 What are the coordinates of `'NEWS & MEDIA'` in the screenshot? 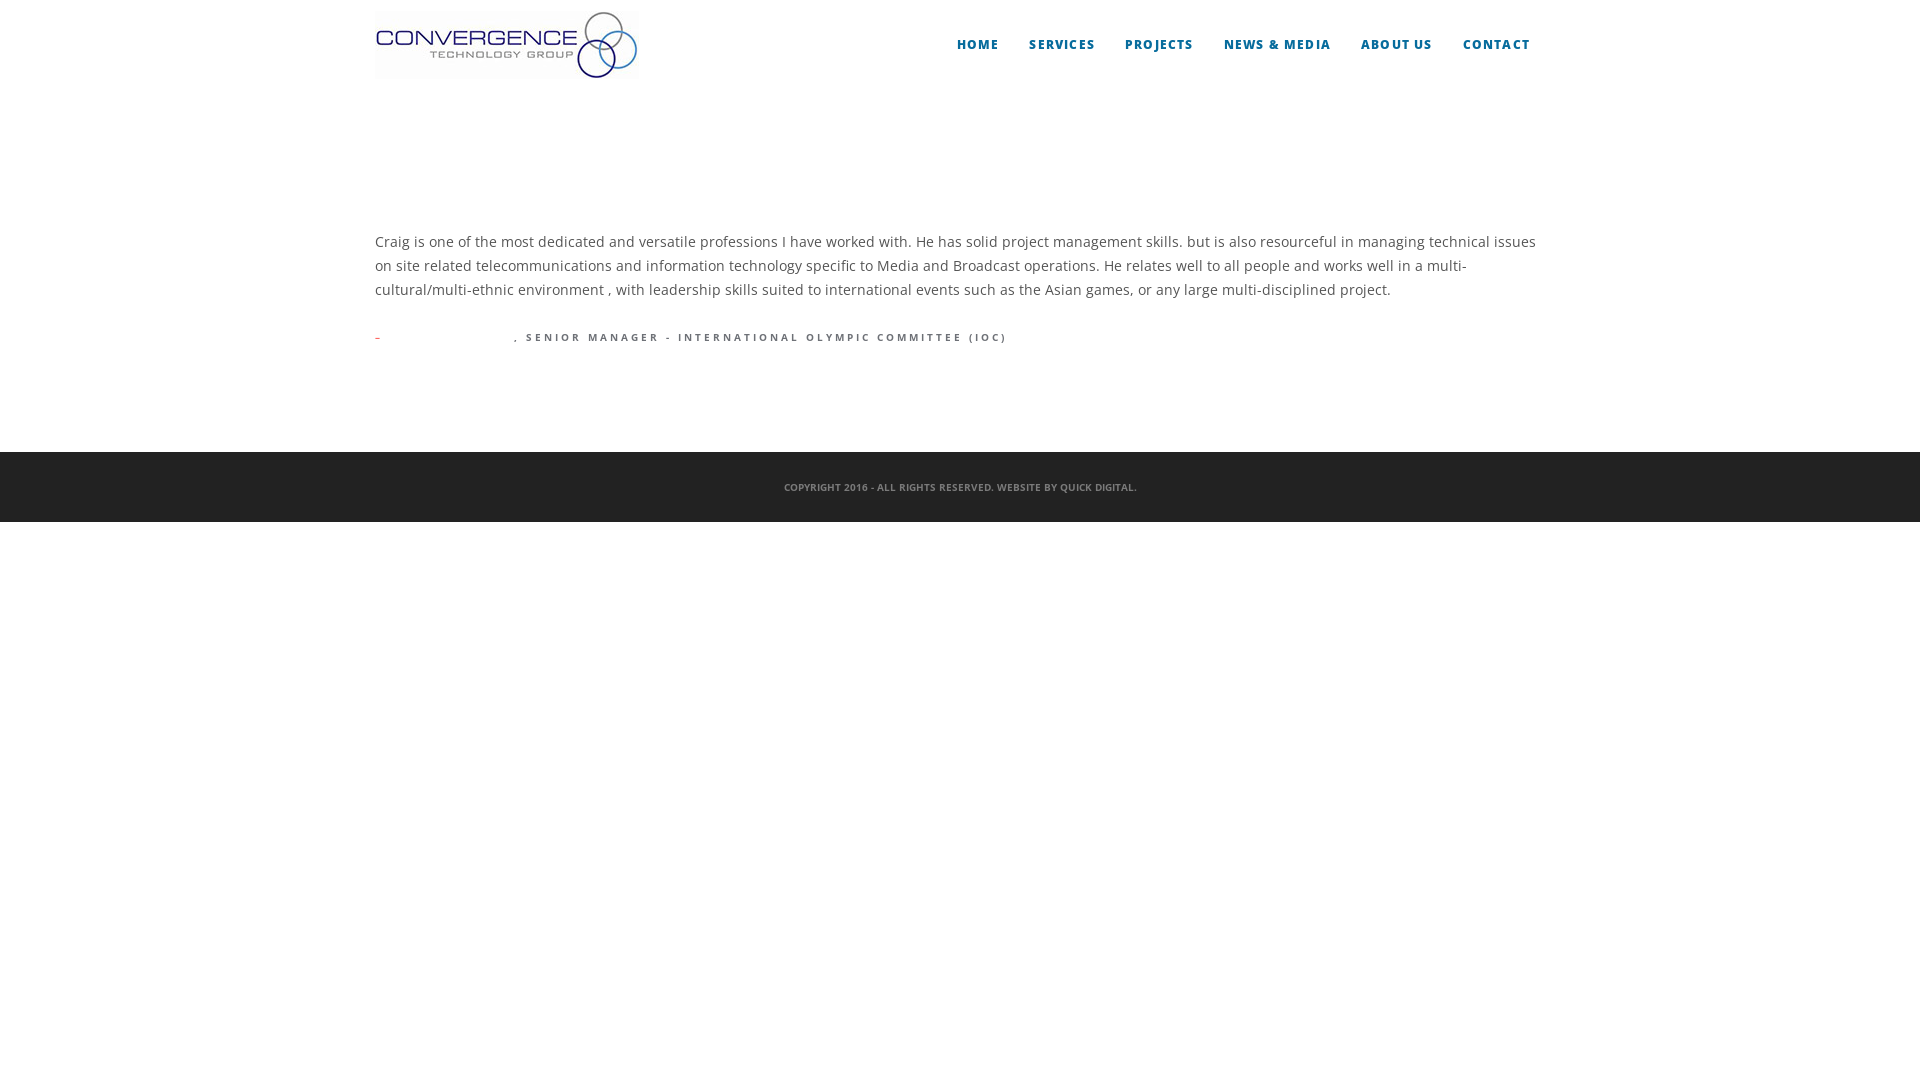 It's located at (1223, 45).